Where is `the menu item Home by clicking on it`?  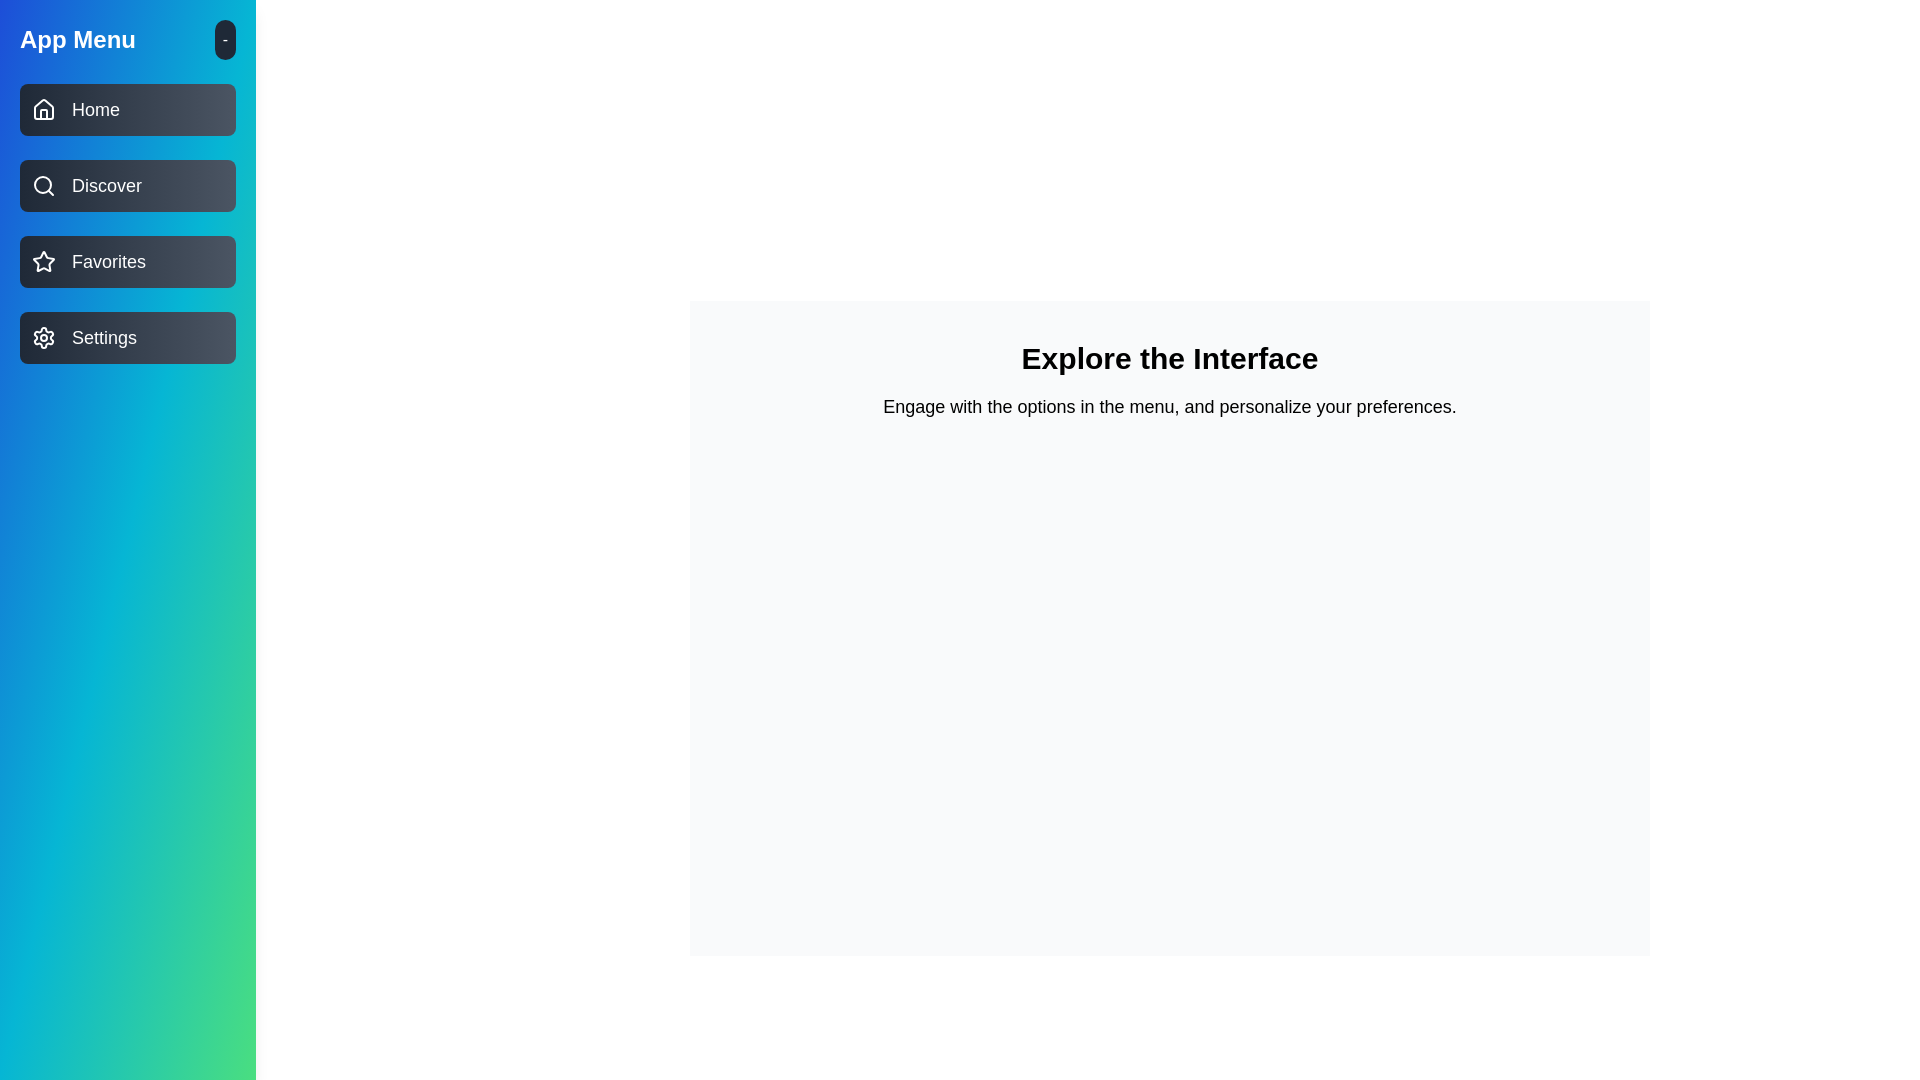
the menu item Home by clicking on it is located at coordinates (127, 110).